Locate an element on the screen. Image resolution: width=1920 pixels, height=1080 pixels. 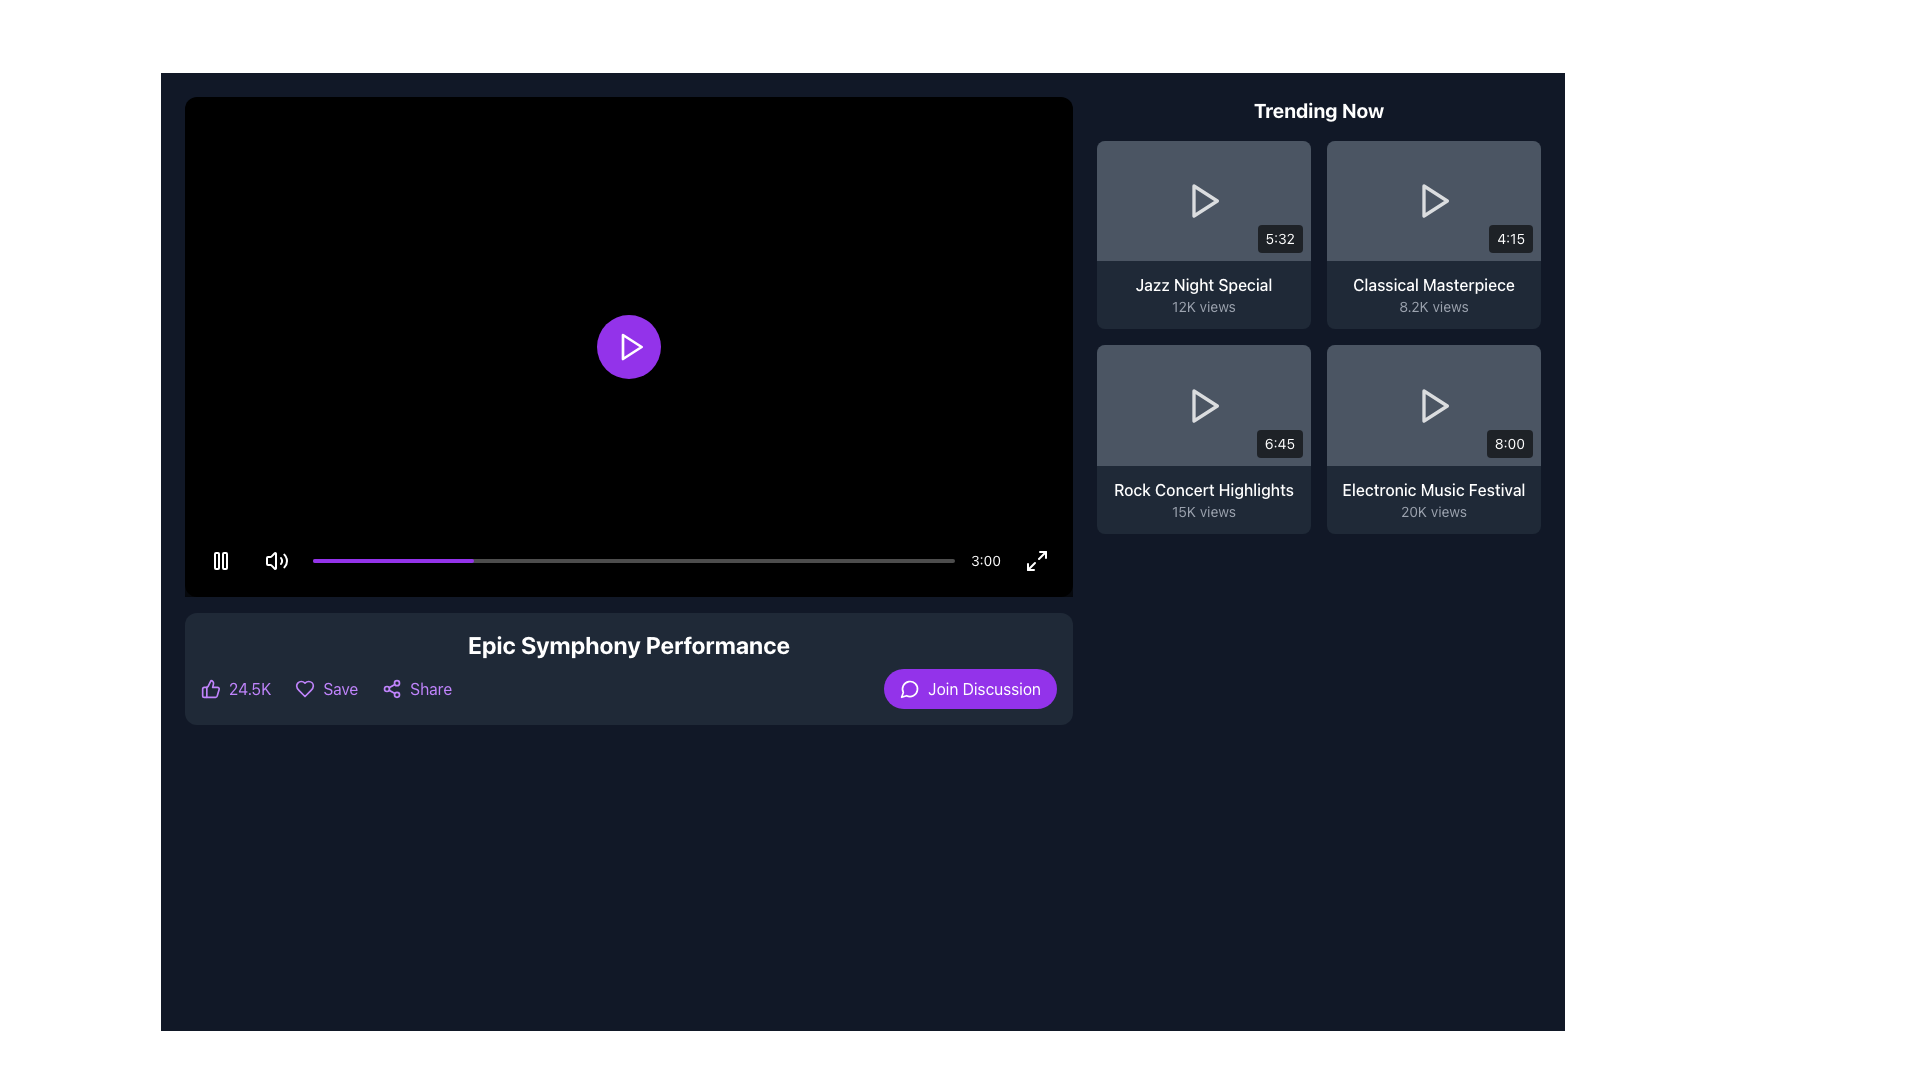
the dark rectangular button with a play icon and the label '8:00' in the bottom-right corner is located at coordinates (1433, 405).